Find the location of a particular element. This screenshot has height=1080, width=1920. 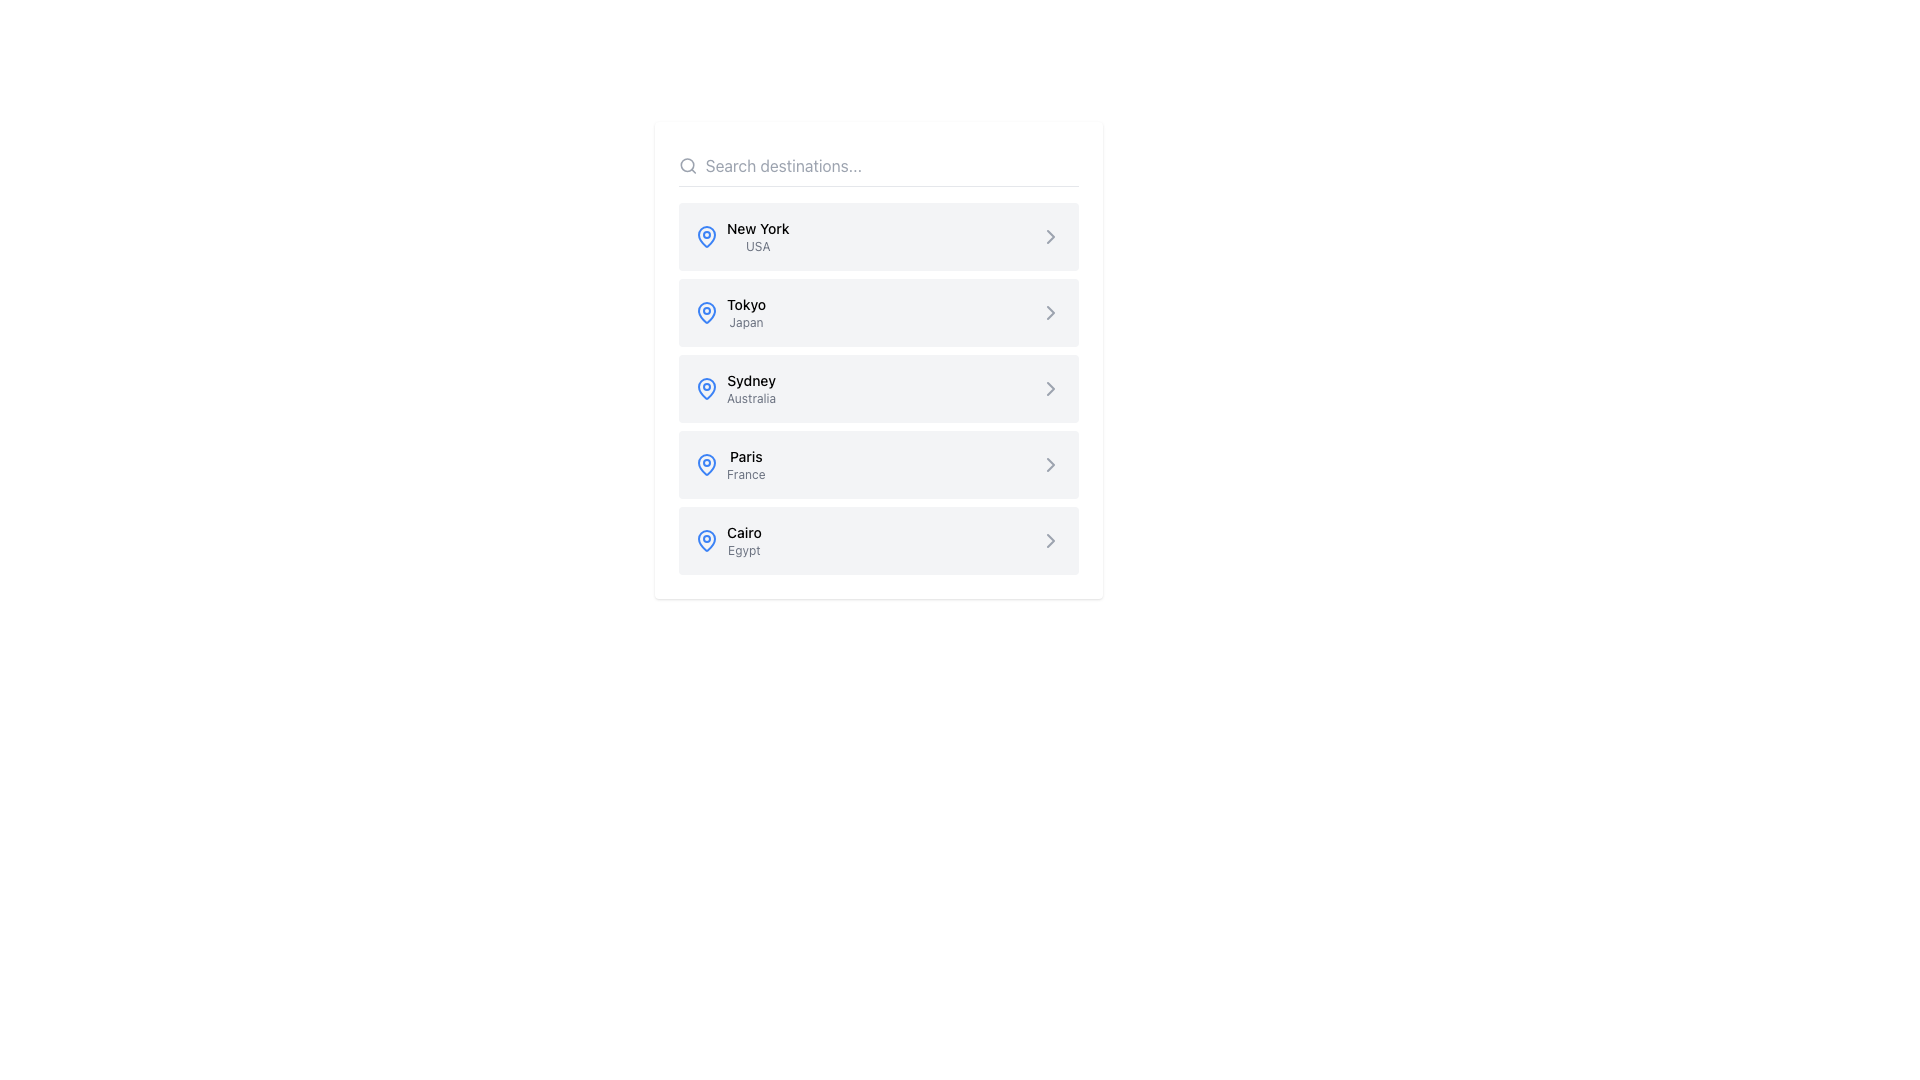

the list item displaying 'Sydney' and 'Australia' is located at coordinates (878, 389).